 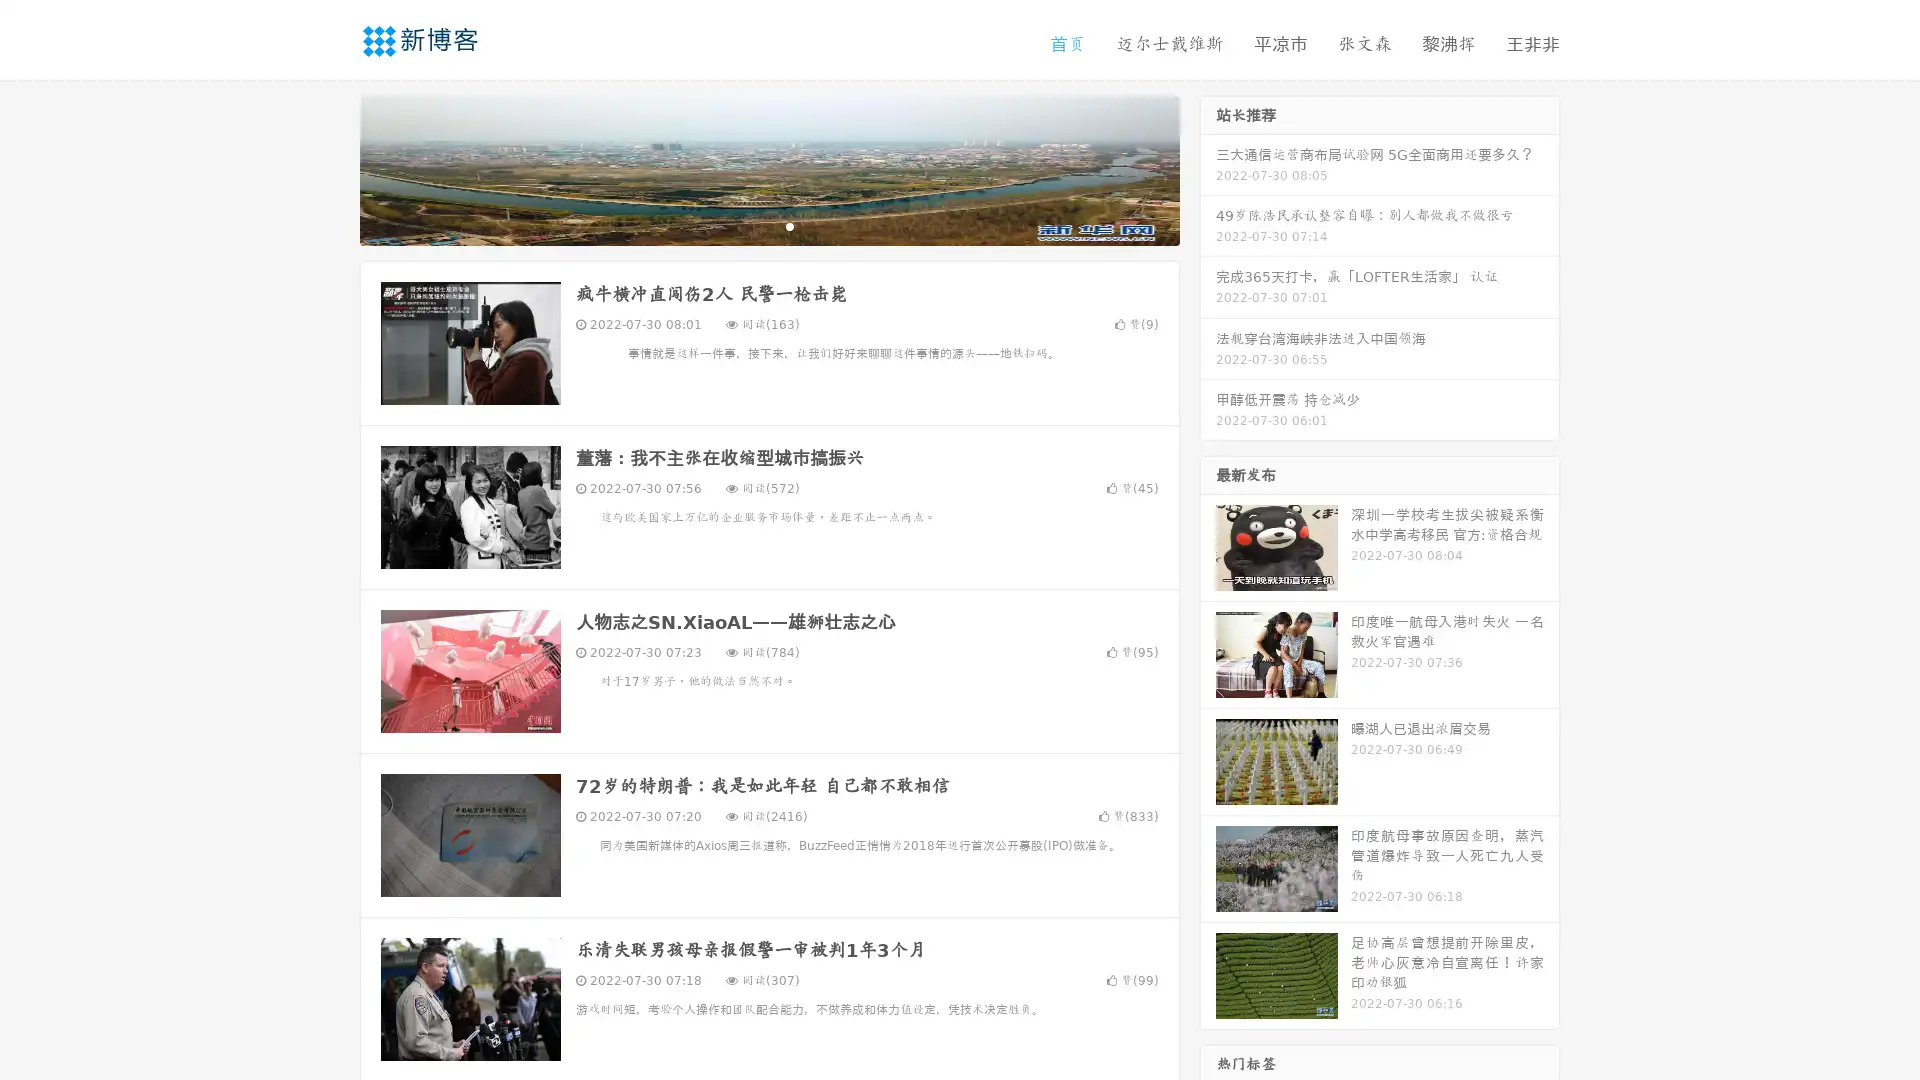 I want to click on Go to slide 1, so click(x=748, y=225).